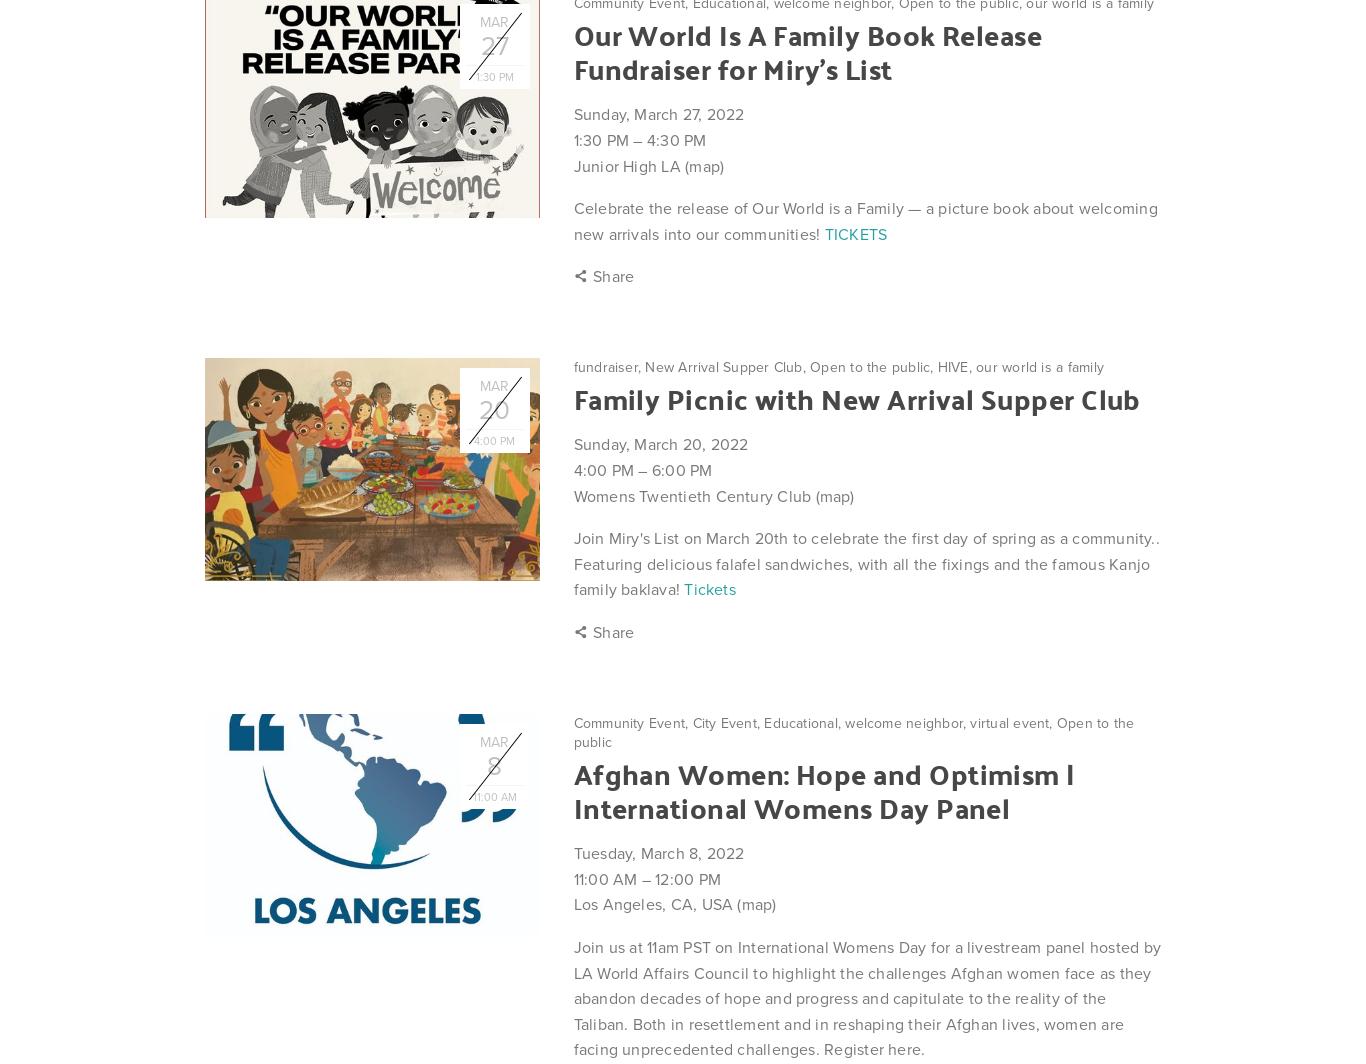 Image resolution: width=1366 pixels, height=1064 pixels. Describe the element at coordinates (653, 878) in the screenshot. I see `'12:00 PM'` at that location.